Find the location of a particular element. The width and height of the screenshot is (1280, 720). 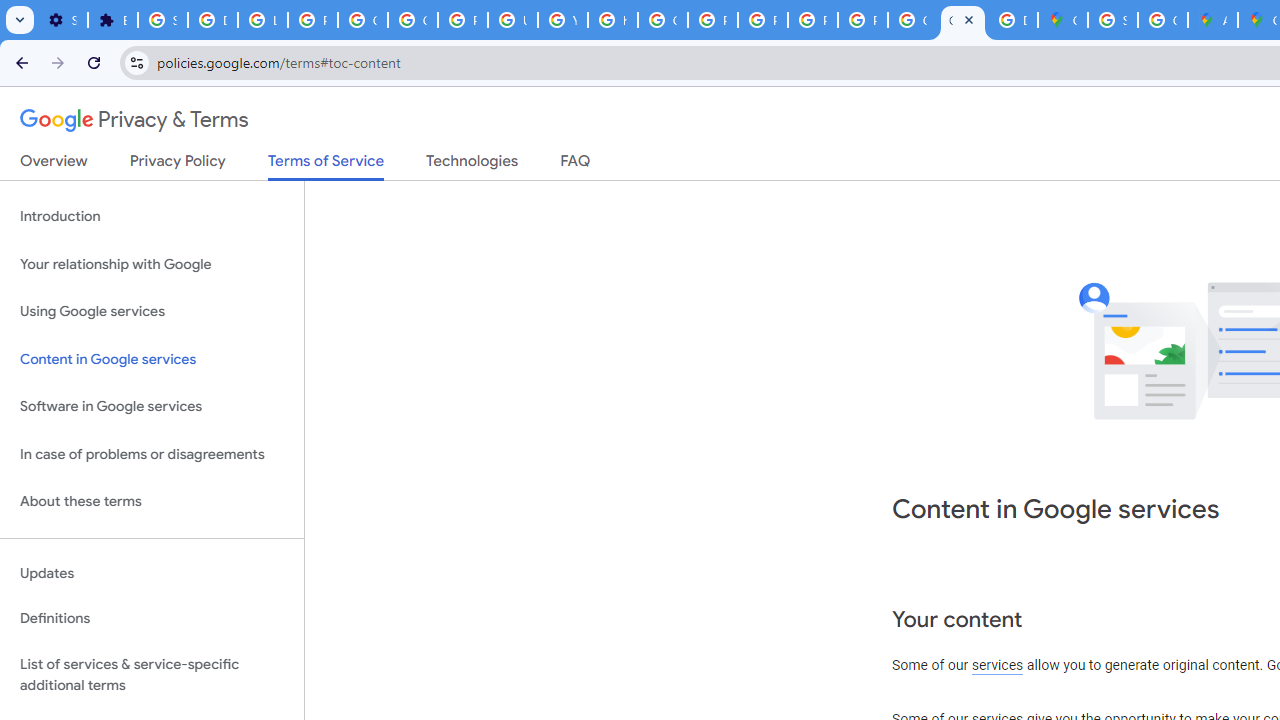

'Technologies' is located at coordinates (471, 164).